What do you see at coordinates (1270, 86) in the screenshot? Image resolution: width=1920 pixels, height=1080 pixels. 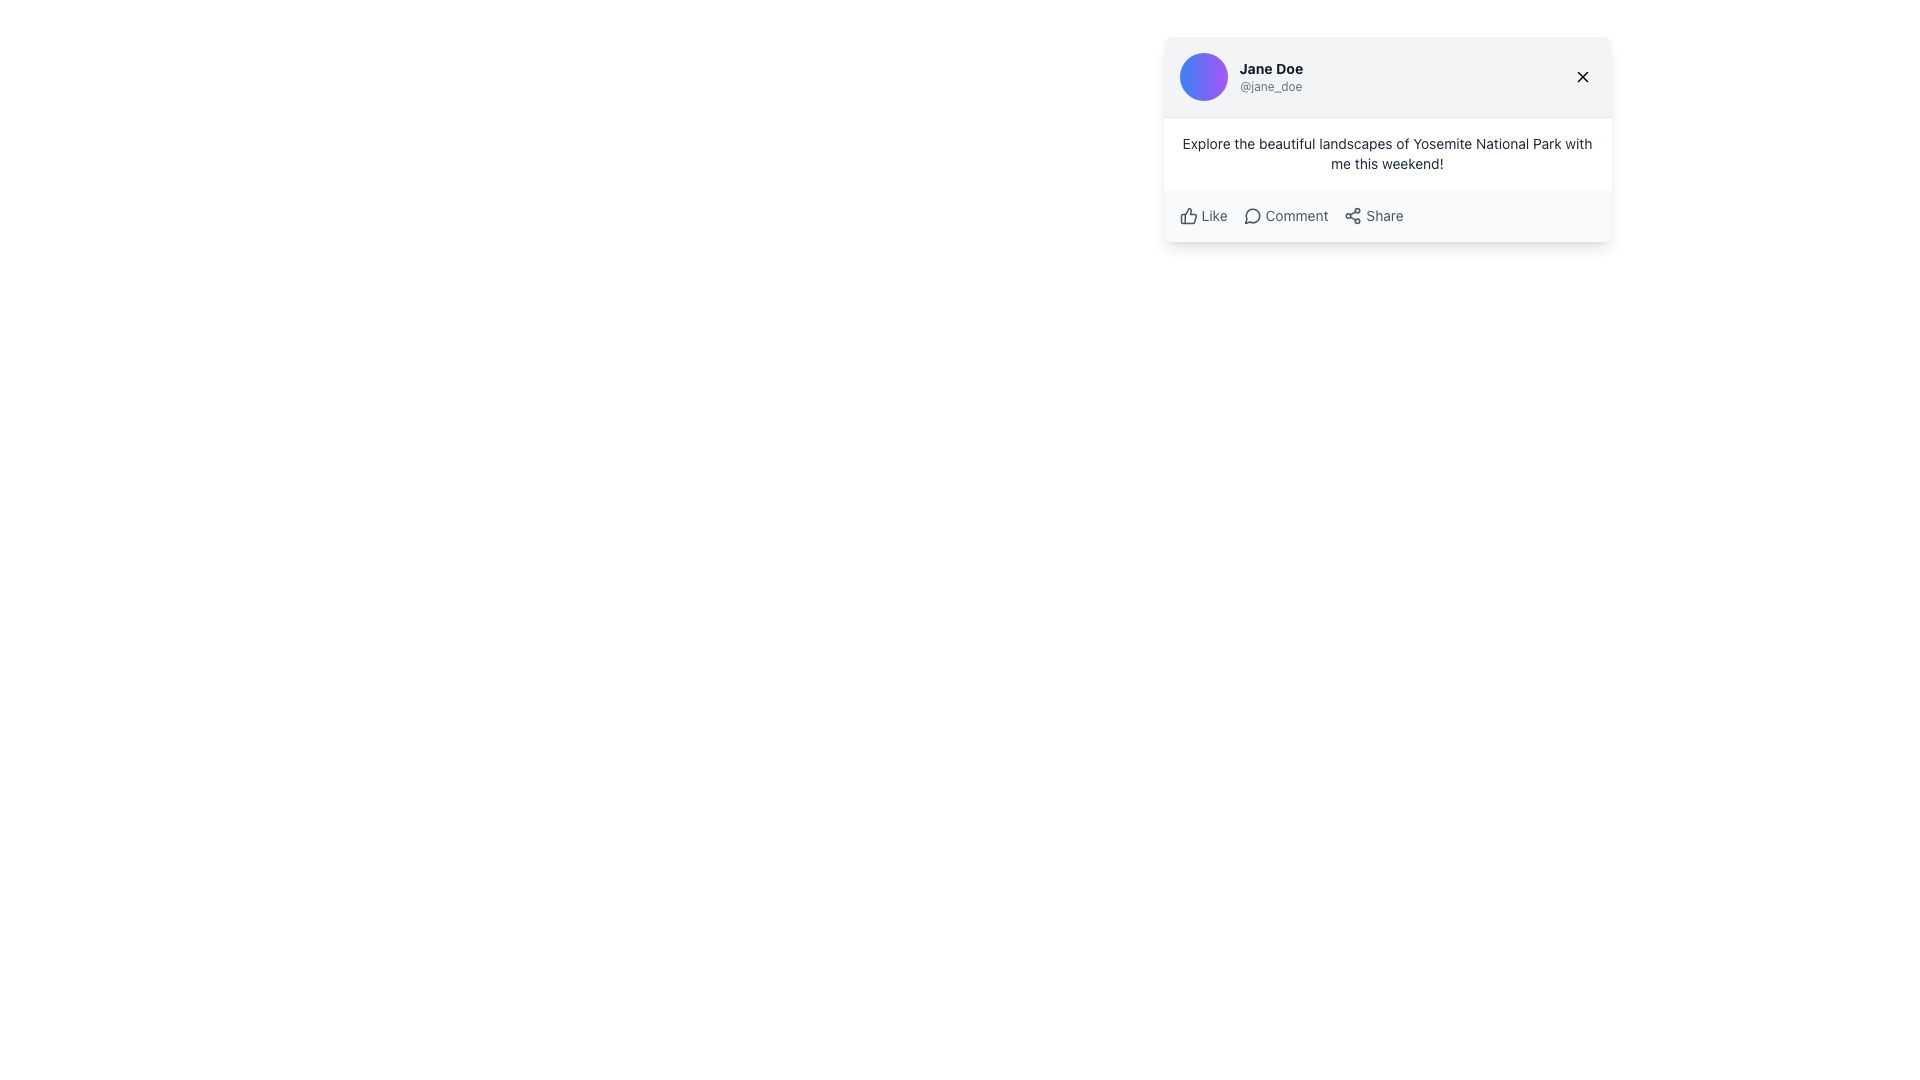 I see `the username handle text located immediately underneath the 'Jane Doe' heading in the profile details area` at bounding box center [1270, 86].